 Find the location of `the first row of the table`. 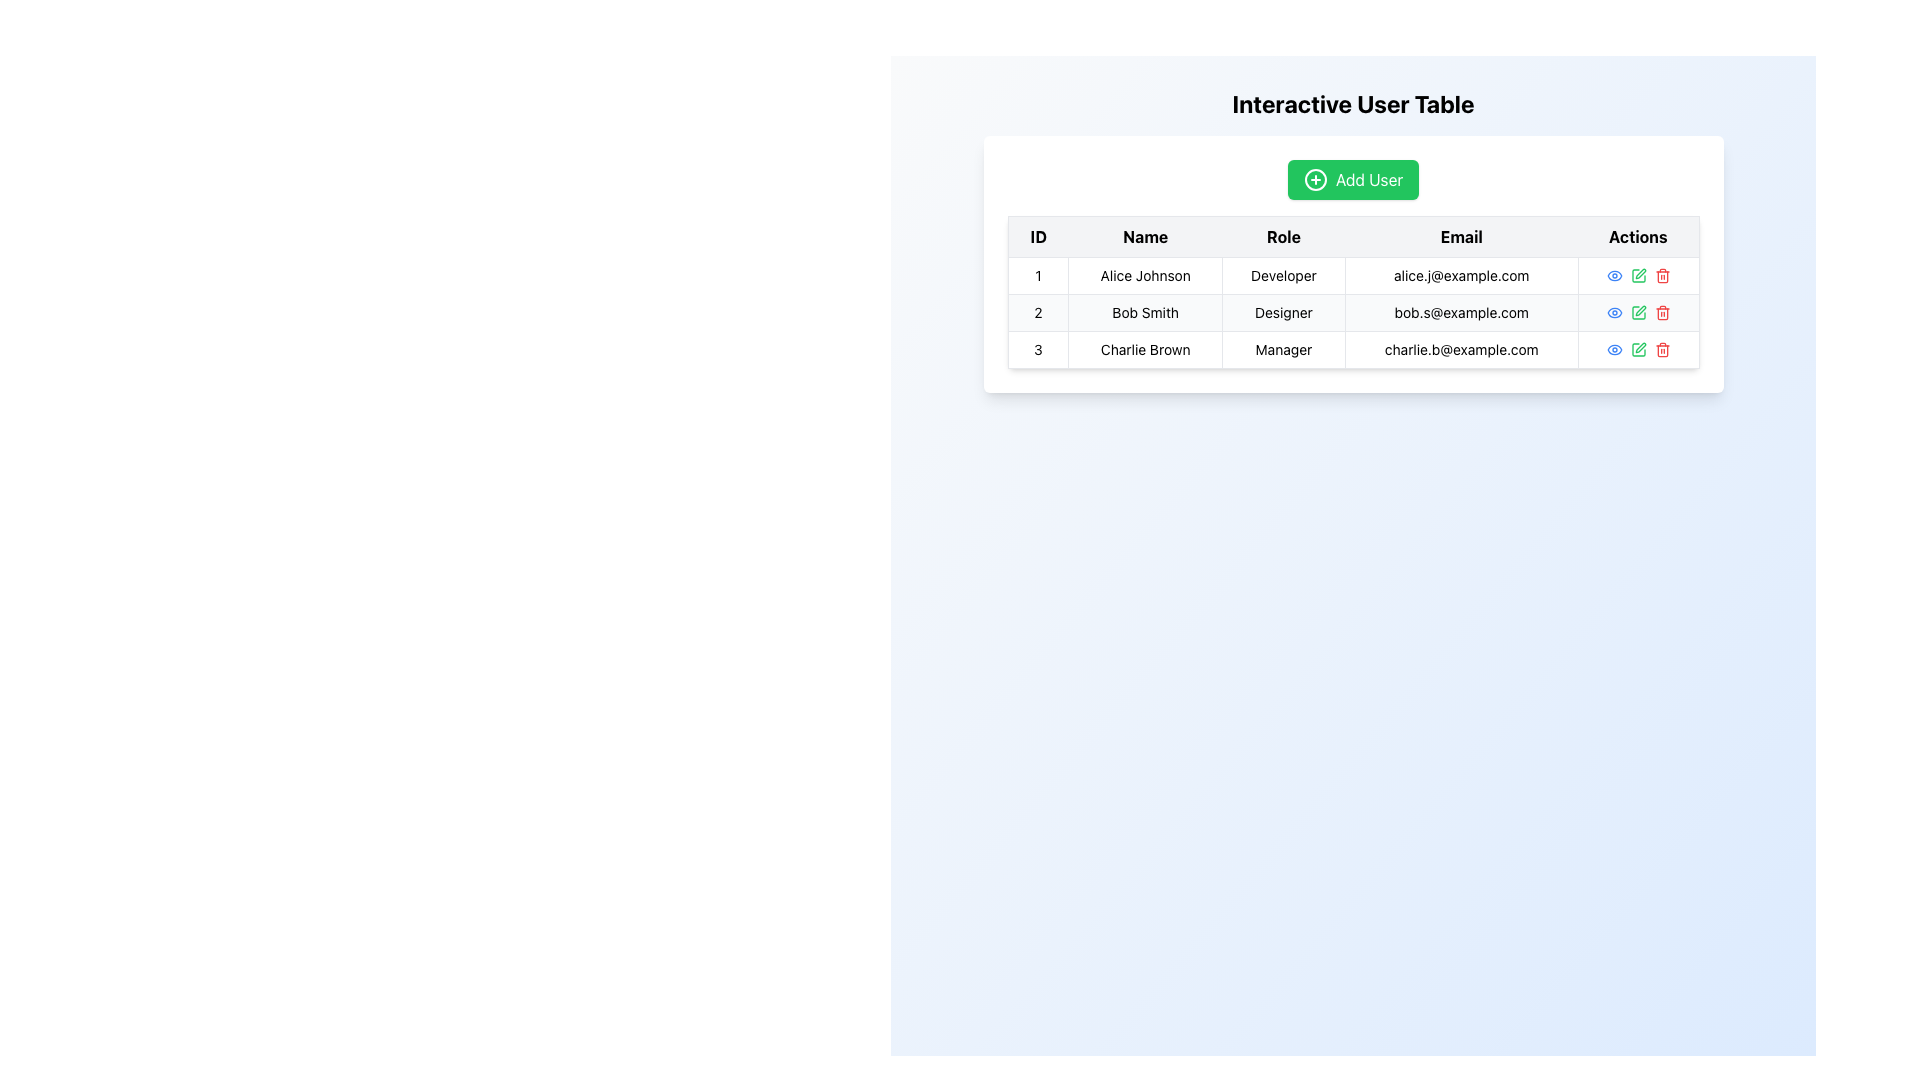

the first row of the table is located at coordinates (1353, 276).